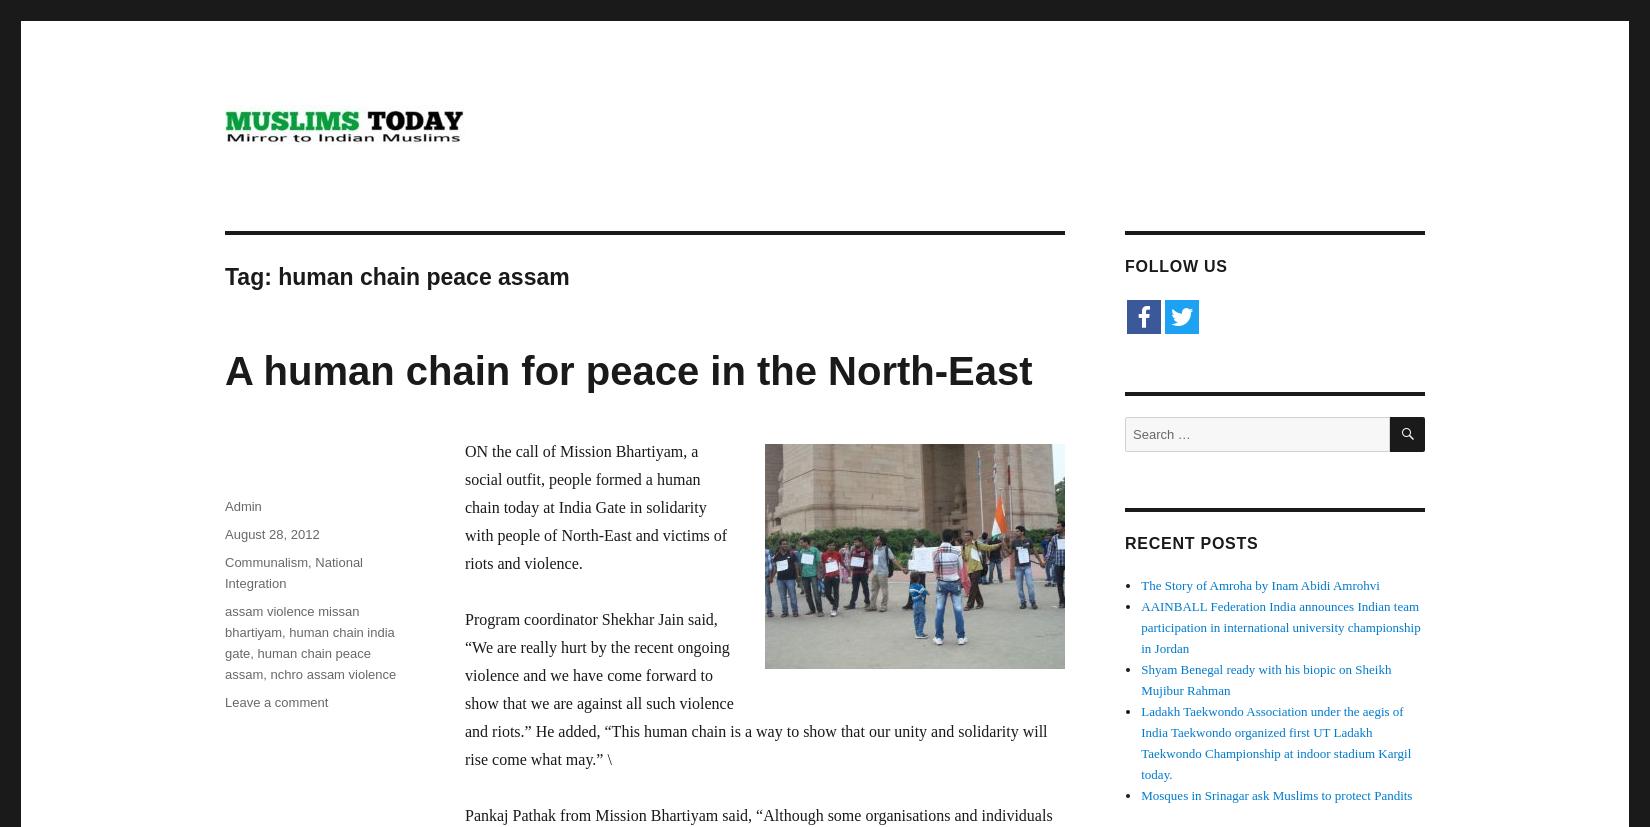 Image resolution: width=1650 pixels, height=827 pixels. I want to click on 'Mirror to Indian Muslims', so click(291, 159).